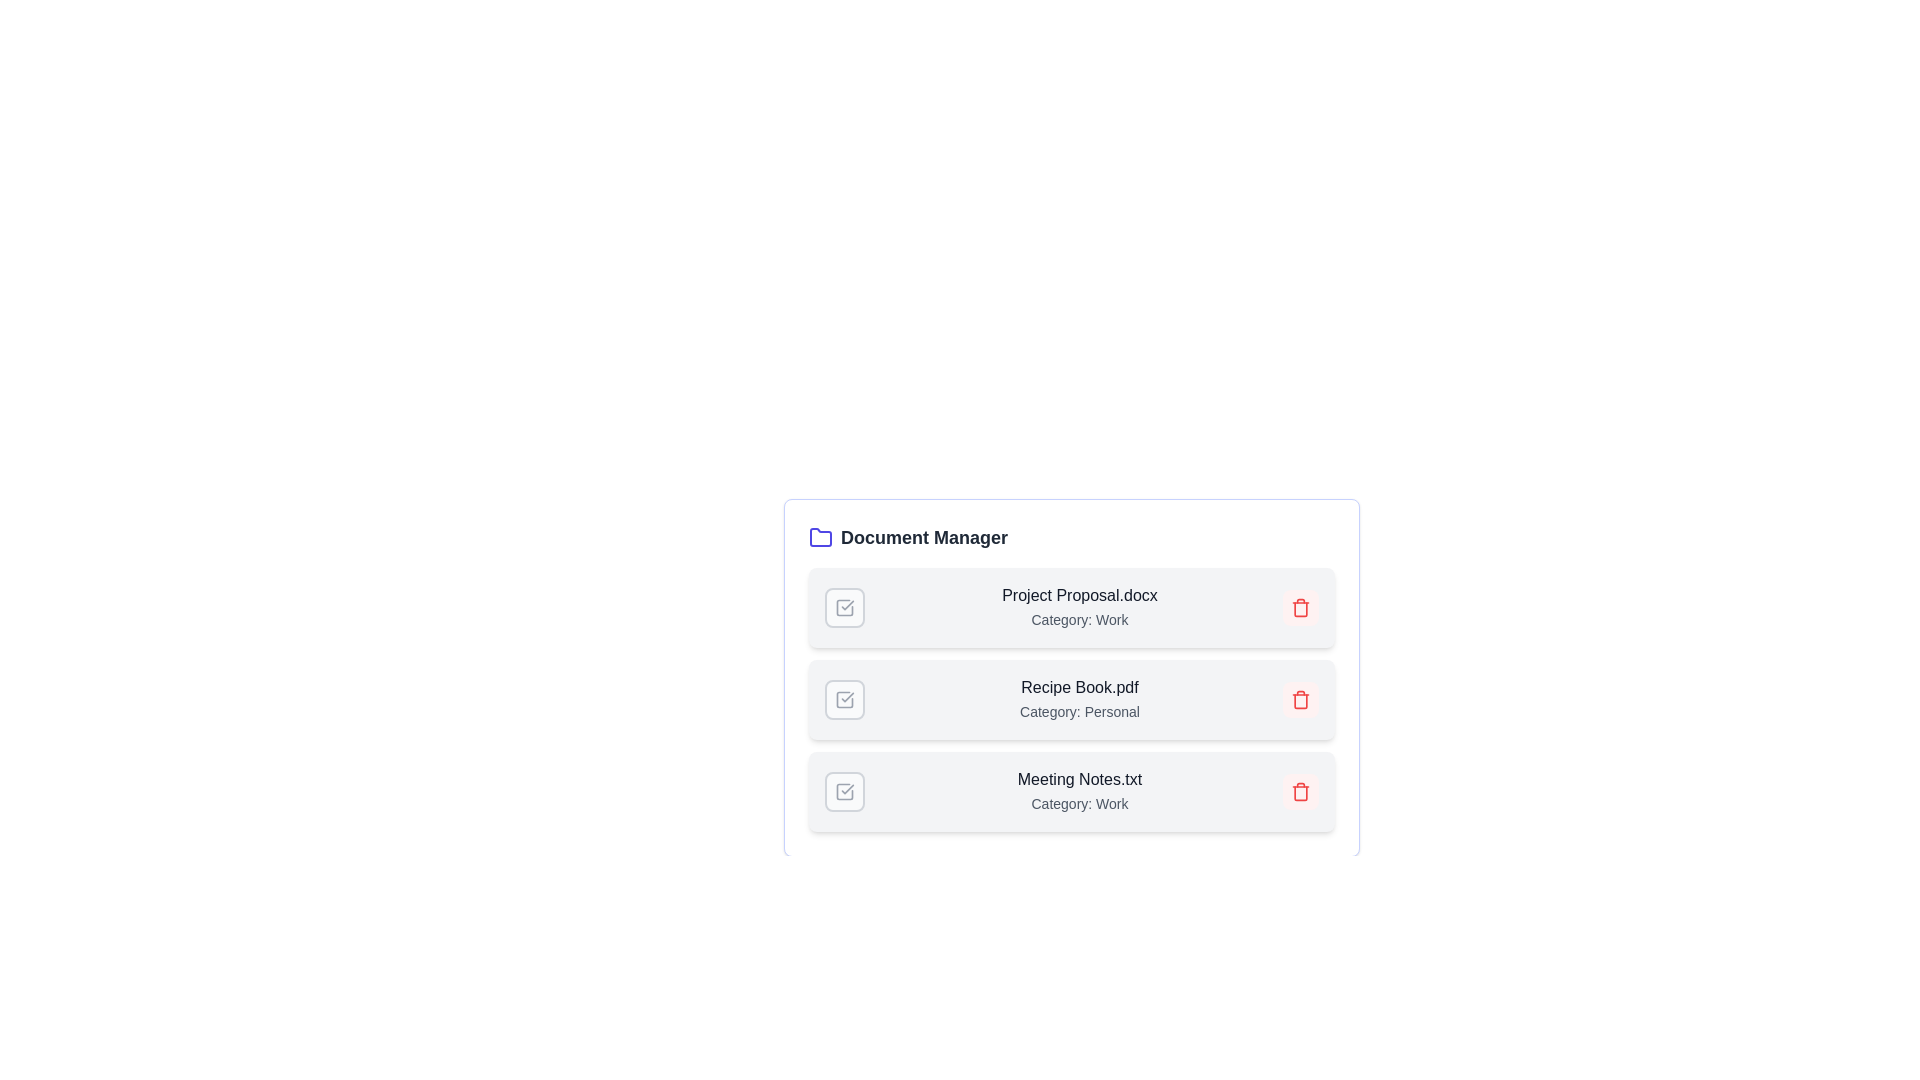 The height and width of the screenshot is (1080, 1920). I want to click on the delete button, which is a compact square-shaped button with a light red background and a trash icon, located in the bottom-right corner of the 'Meeting Notes.txt' entry, so click(1300, 790).